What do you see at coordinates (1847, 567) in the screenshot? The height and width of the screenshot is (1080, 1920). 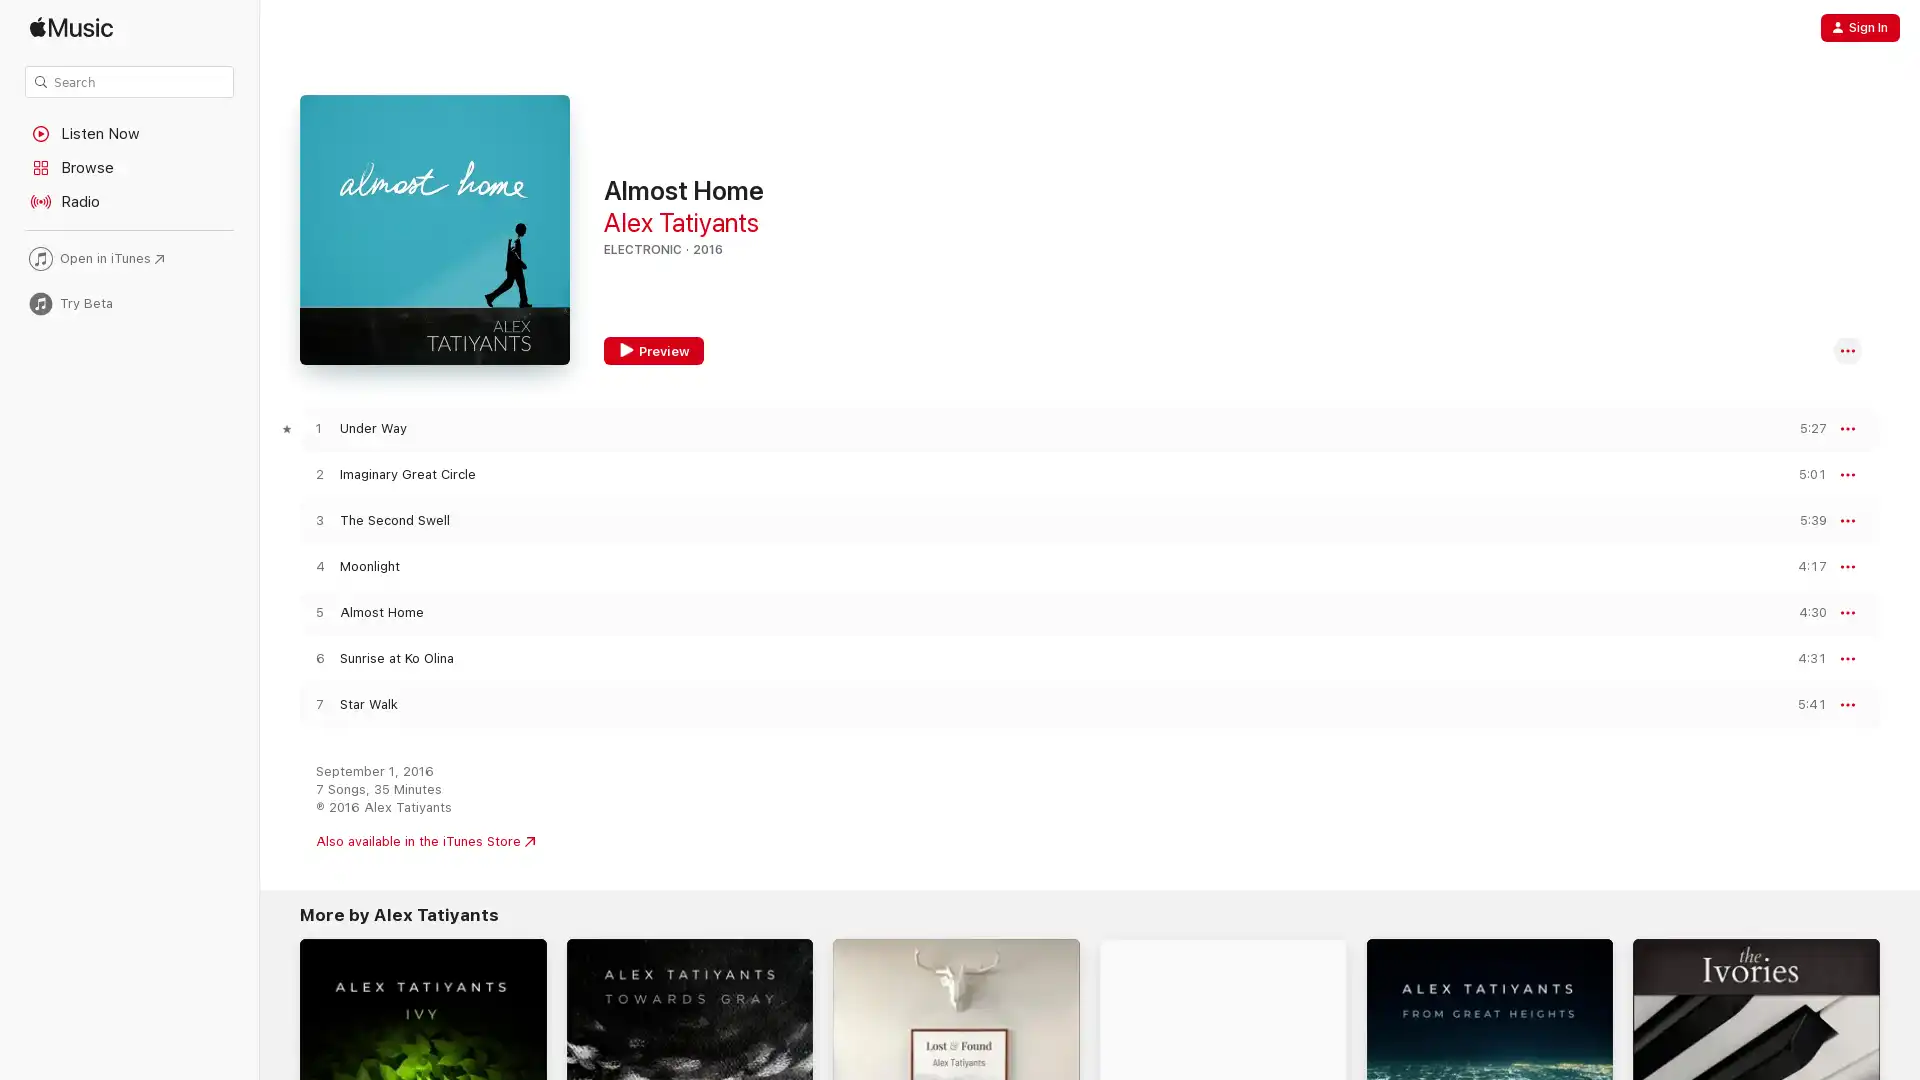 I see `More` at bounding box center [1847, 567].